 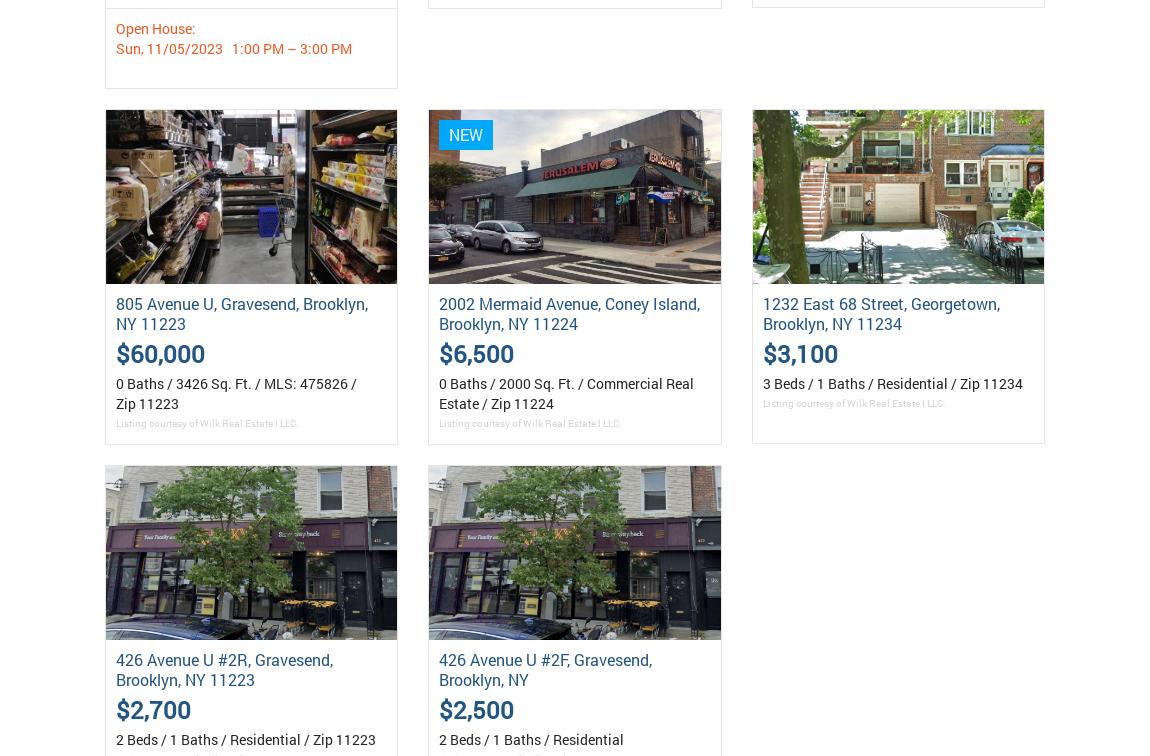 I want to click on '2002 Mermaid Avenue, Coney Island, Brooklyn, NY 11224', so click(x=569, y=312).